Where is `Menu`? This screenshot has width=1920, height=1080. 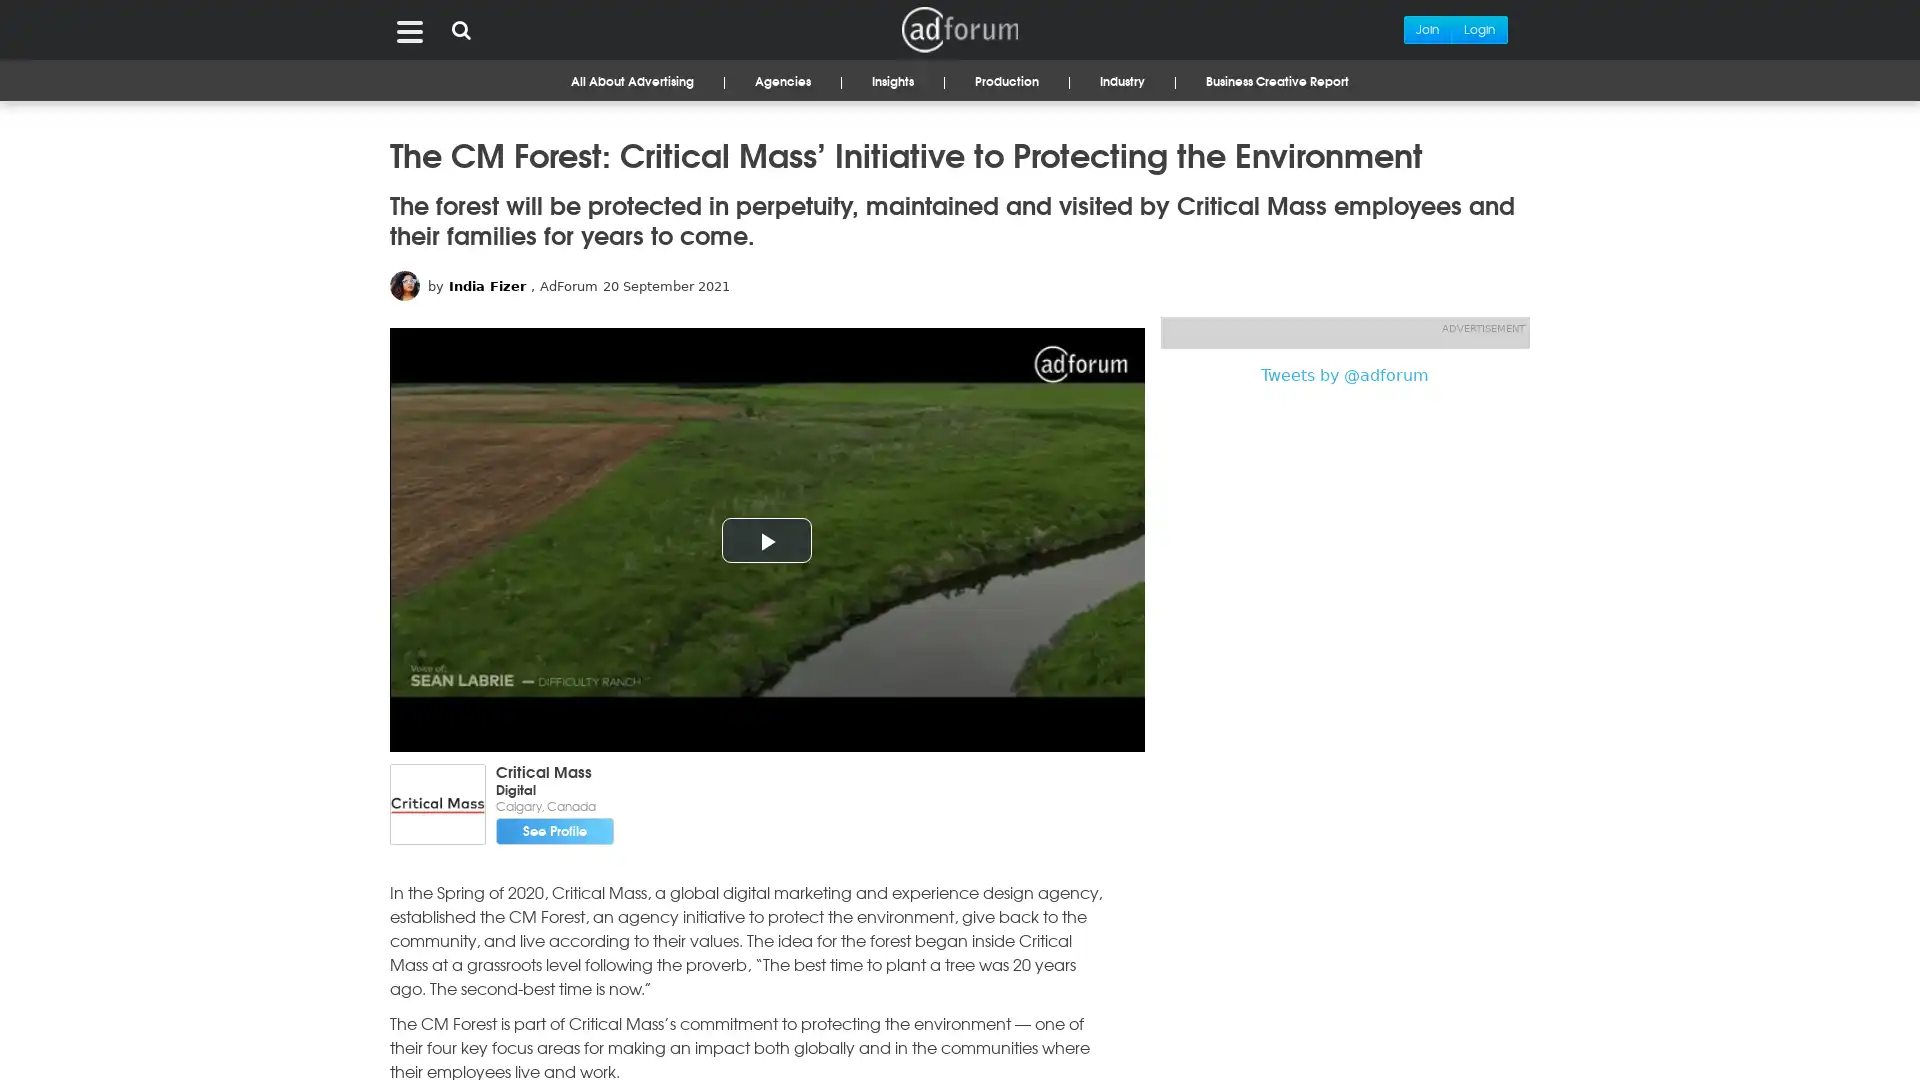 Menu is located at coordinates (408, 29).